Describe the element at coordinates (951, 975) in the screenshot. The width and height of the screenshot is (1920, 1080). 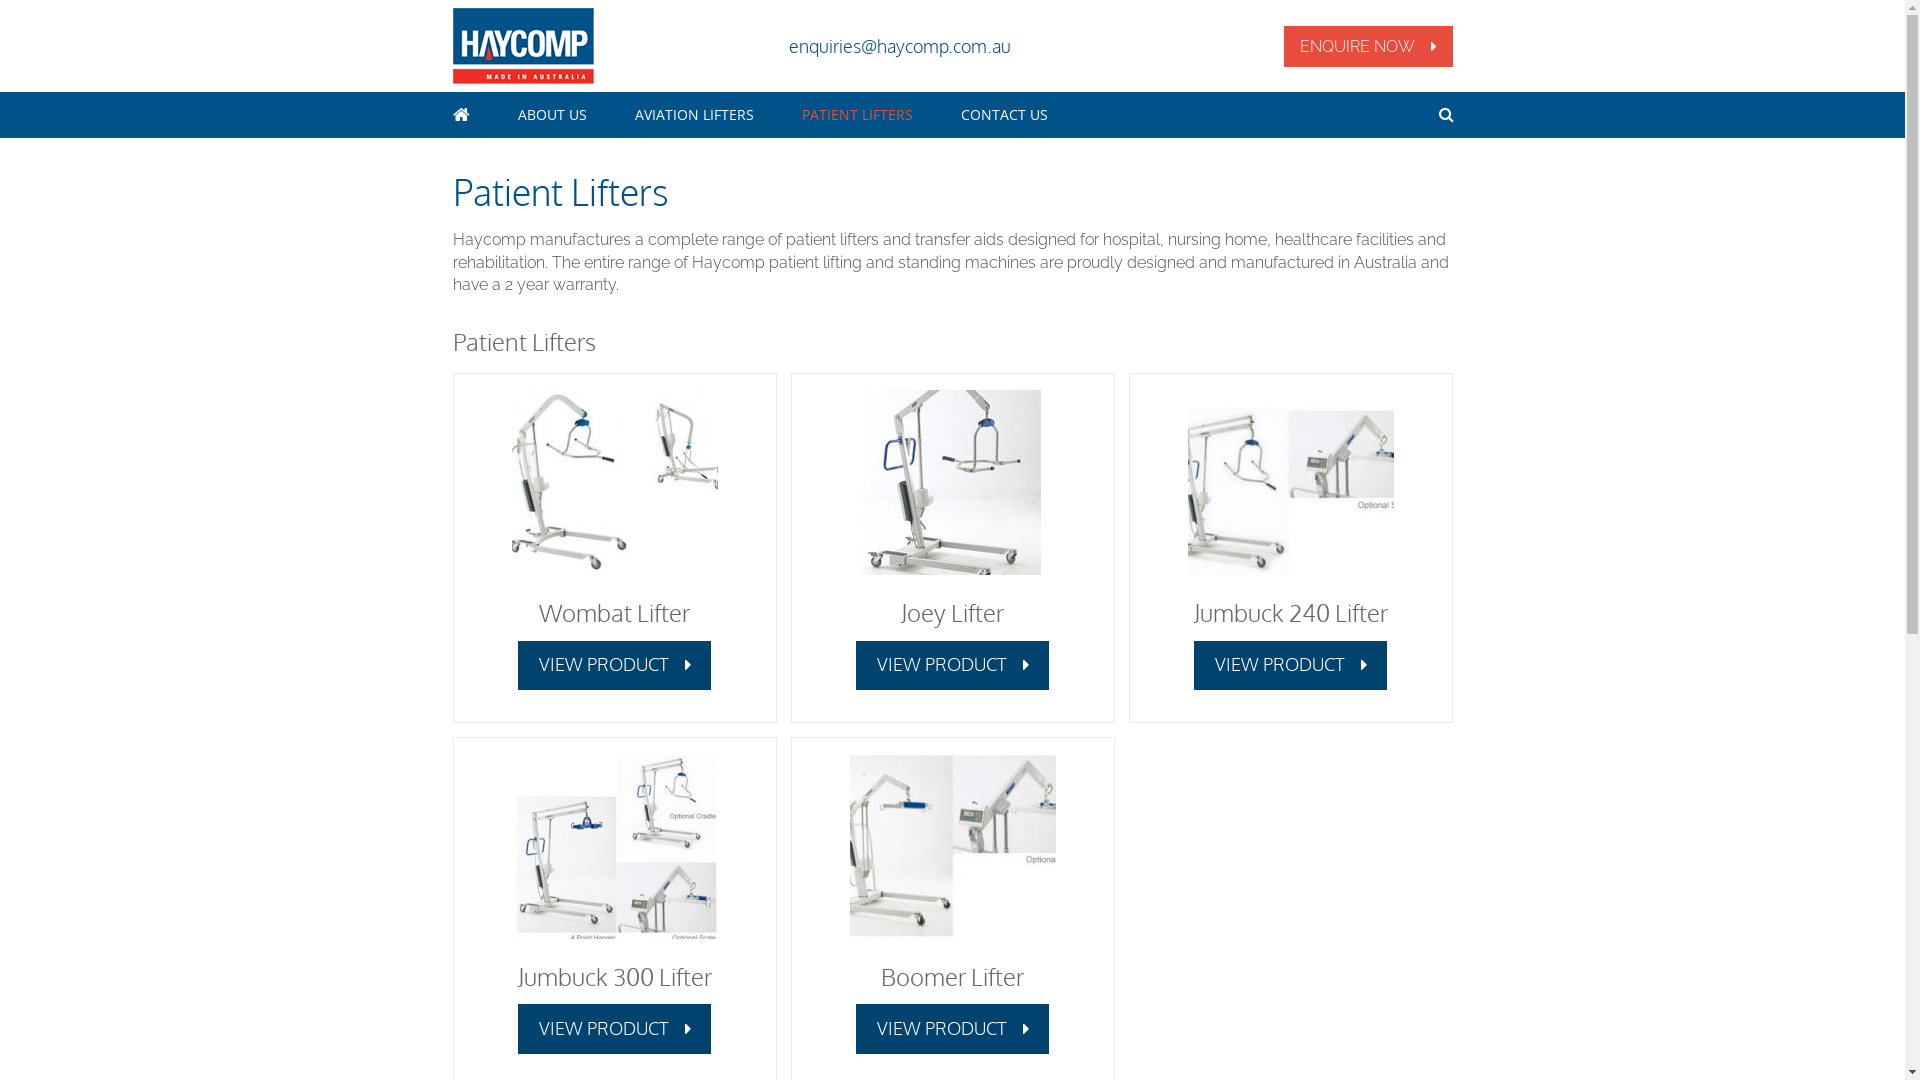
I see `'Boomer Lifter'` at that location.